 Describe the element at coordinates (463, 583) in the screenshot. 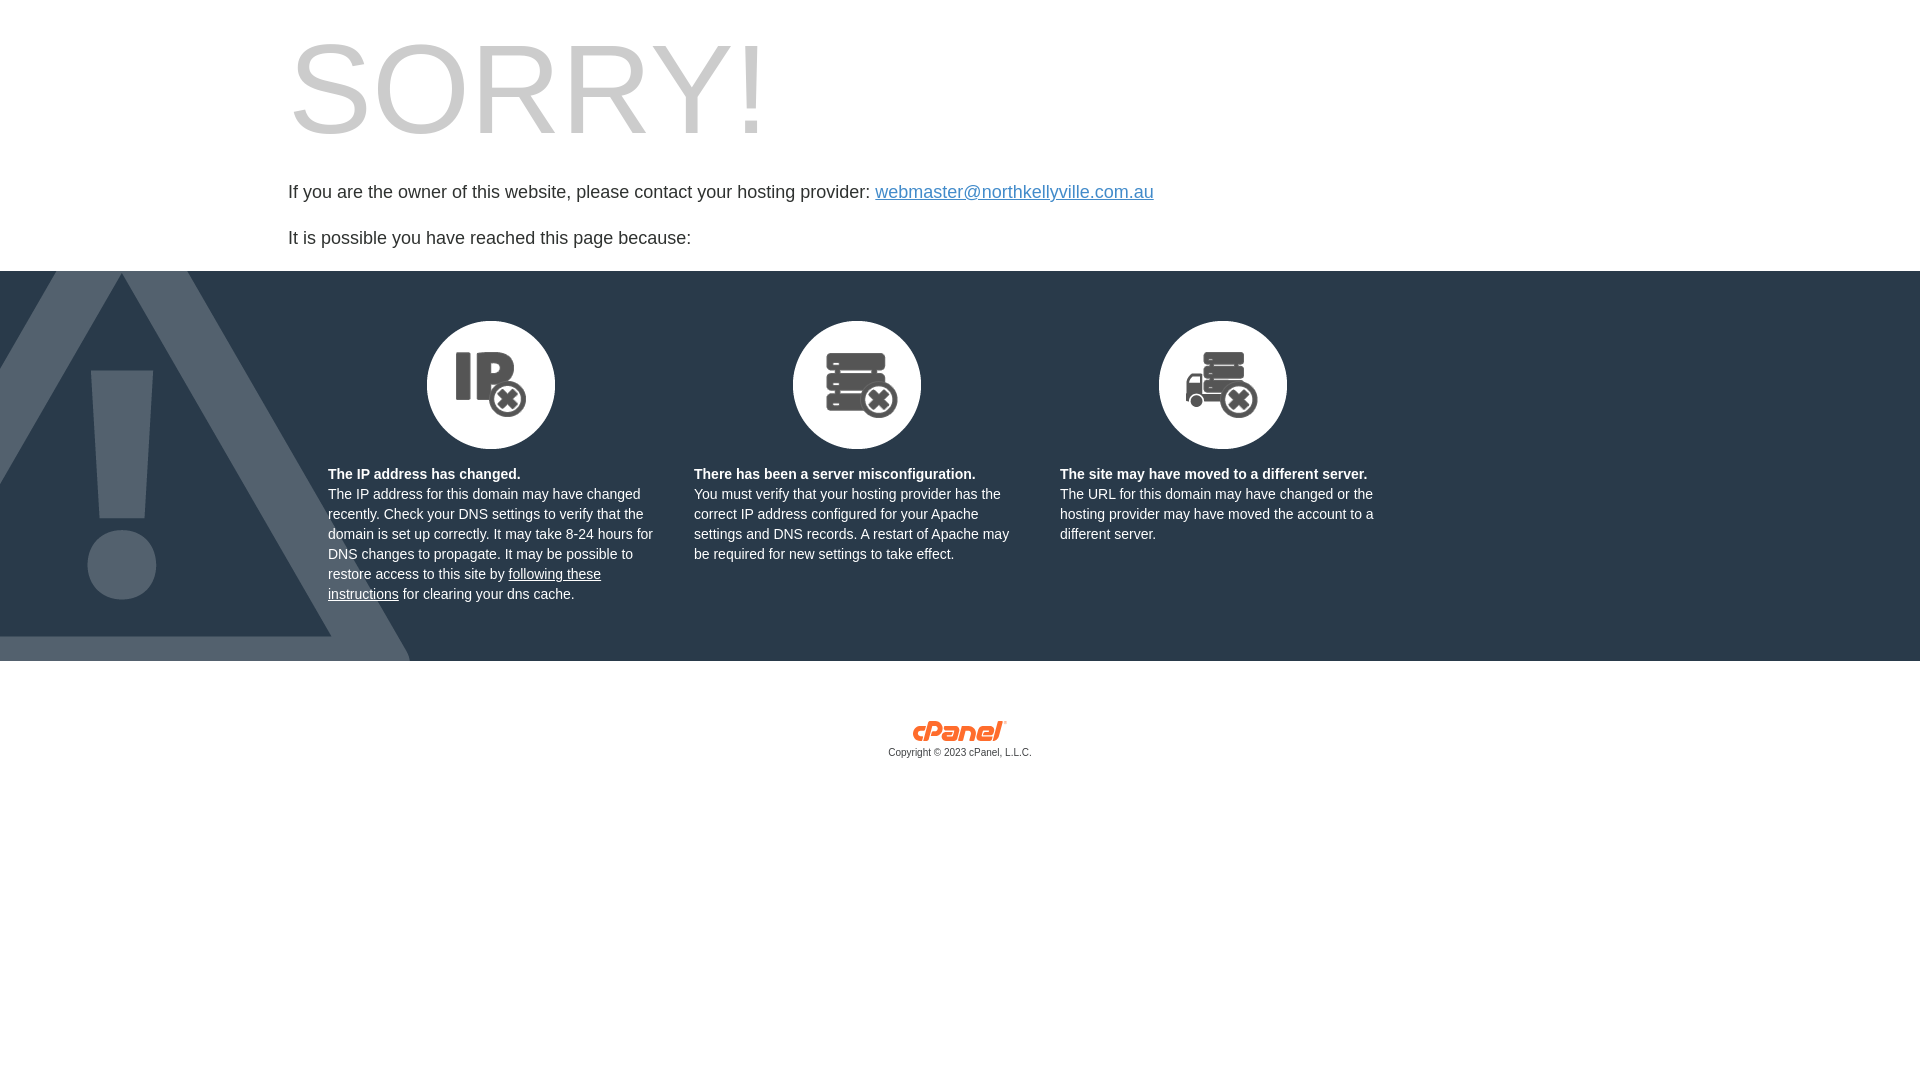

I see `'following these instructions'` at that location.